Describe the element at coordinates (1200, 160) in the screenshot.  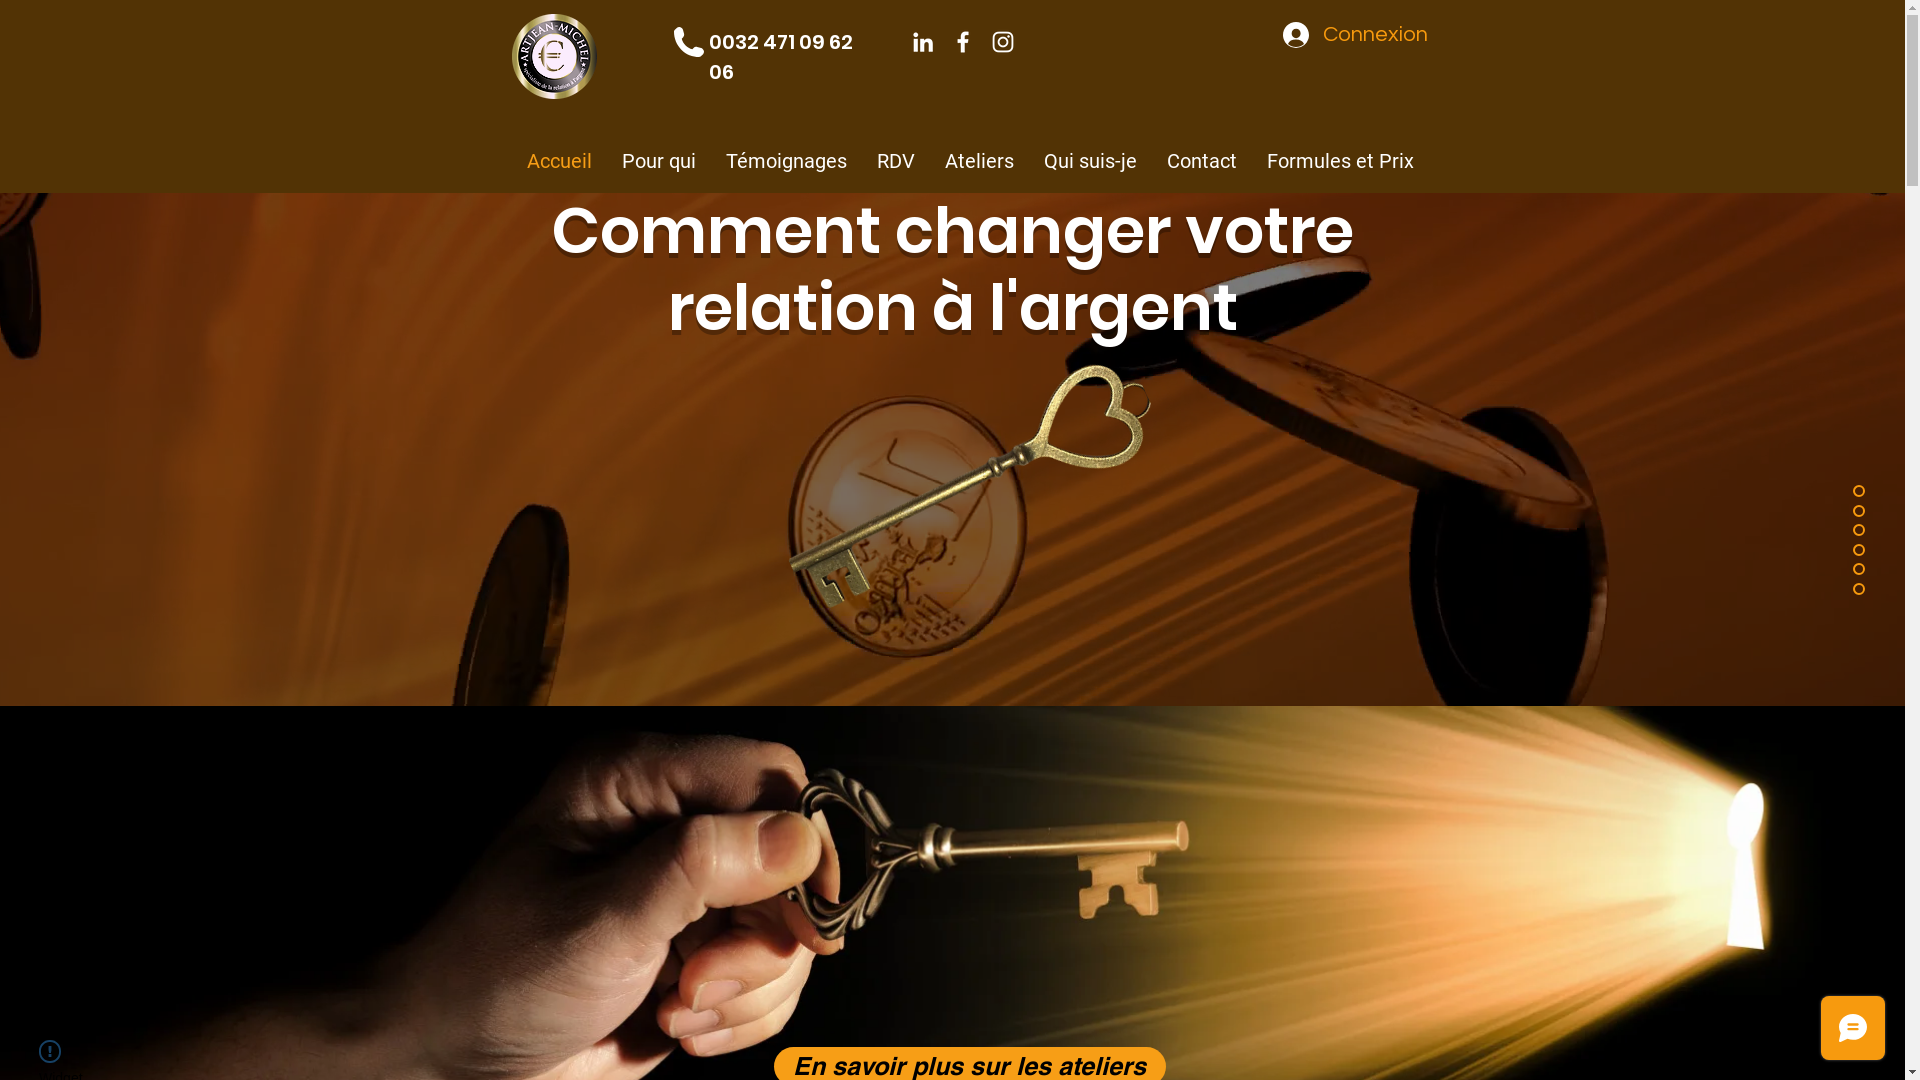
I see `'Contact'` at that location.